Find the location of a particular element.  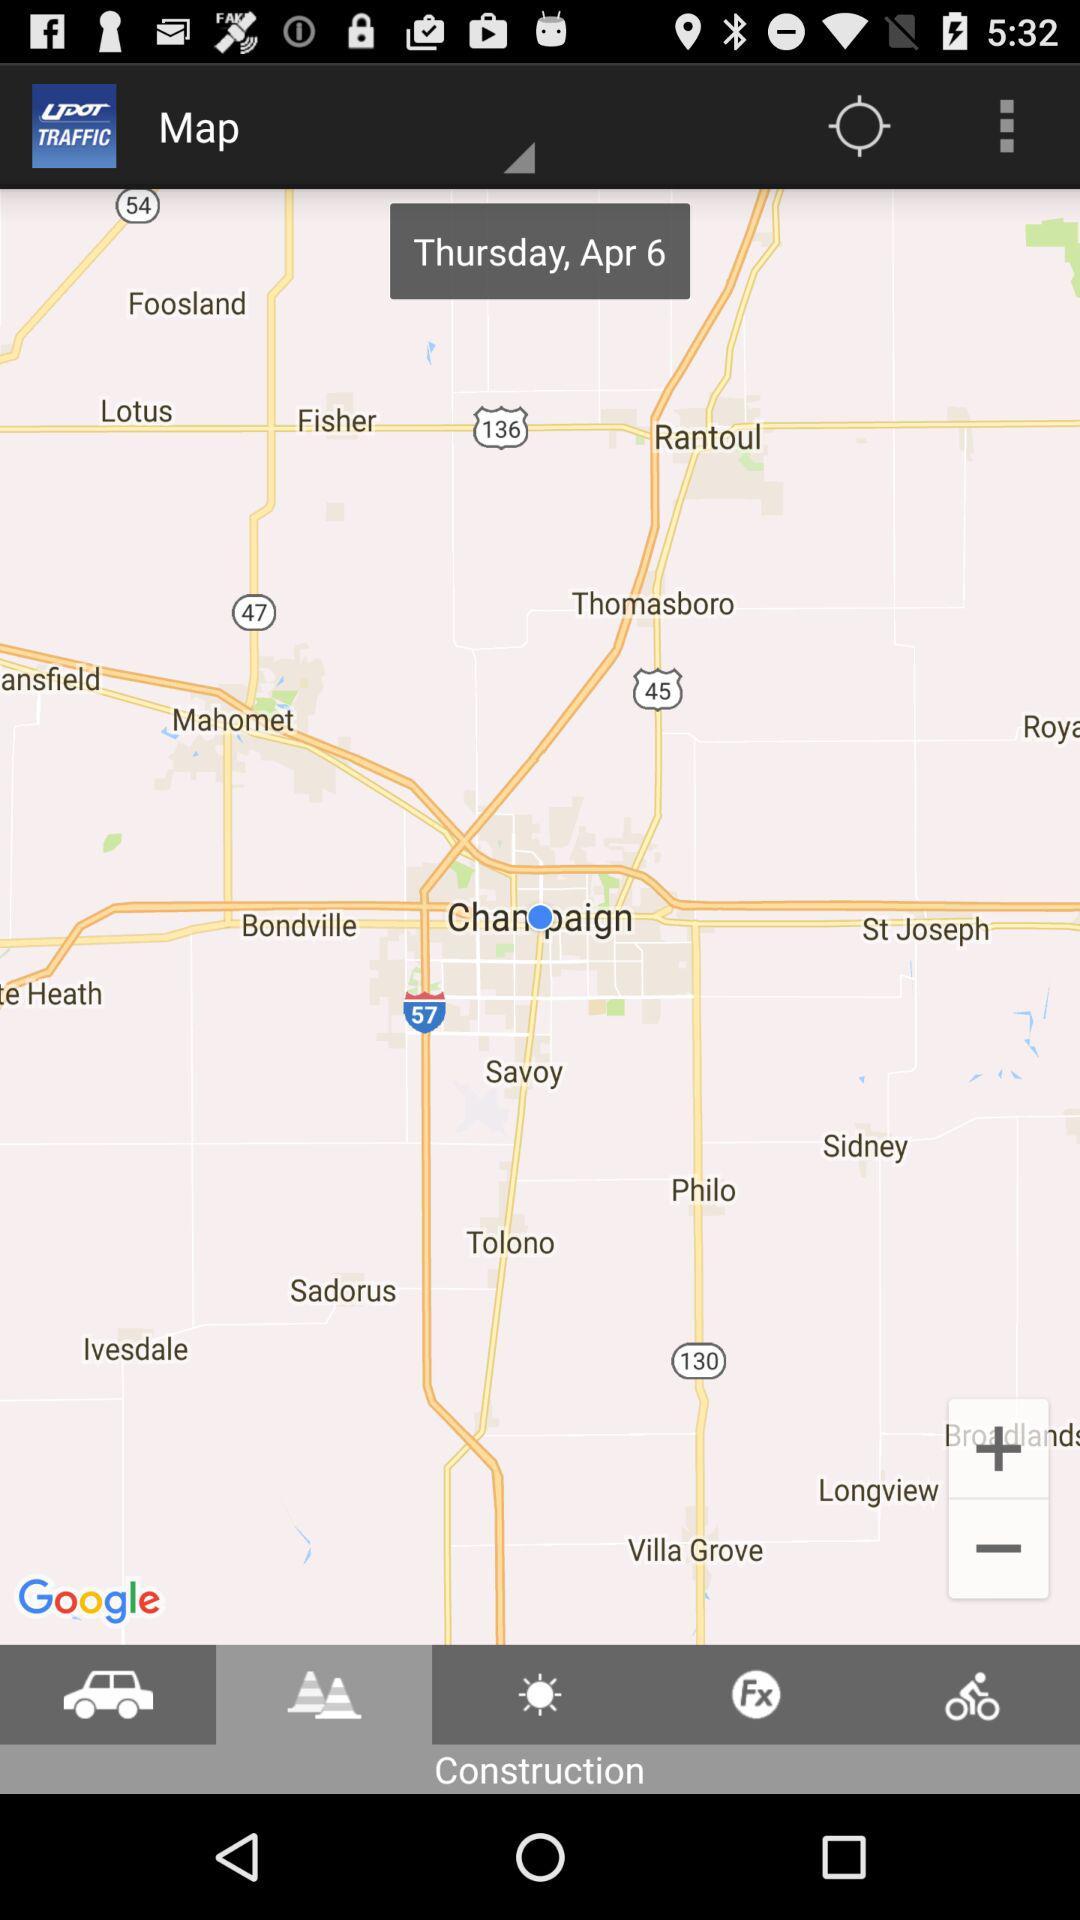

zoom in button is located at coordinates (999, 1446).